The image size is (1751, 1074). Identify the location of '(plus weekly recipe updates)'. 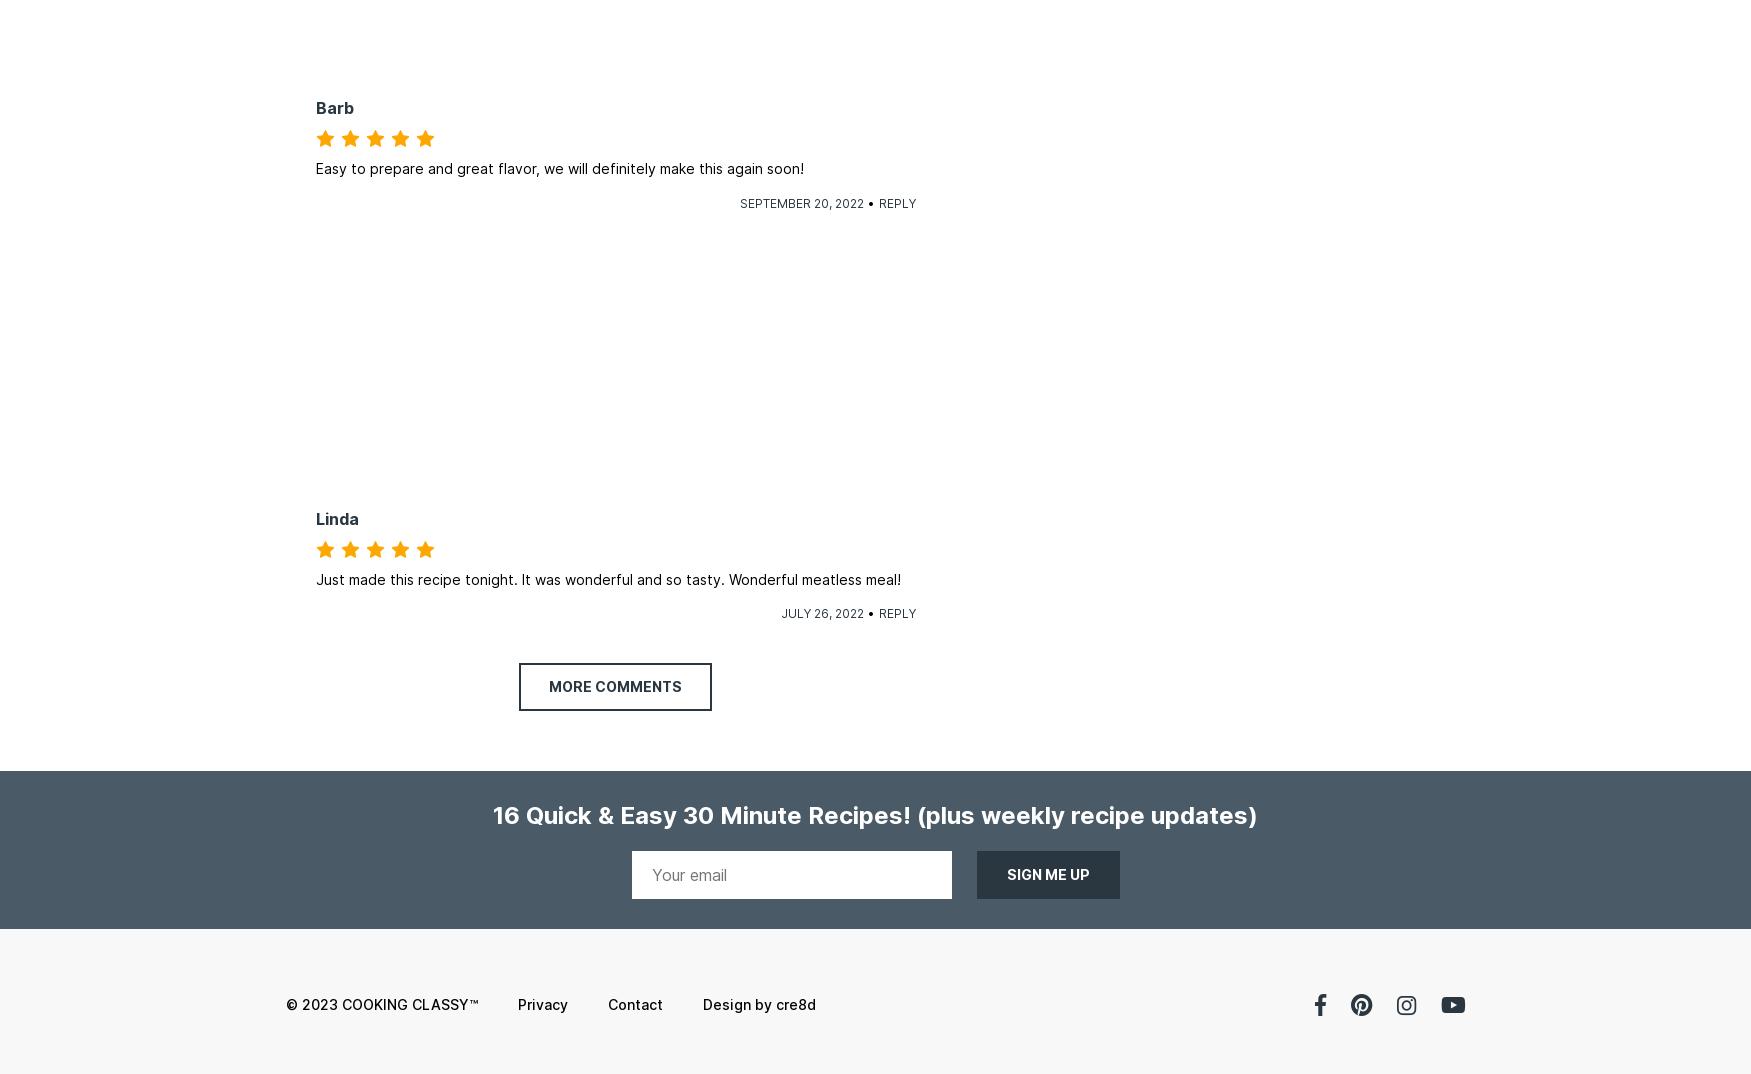
(1087, 815).